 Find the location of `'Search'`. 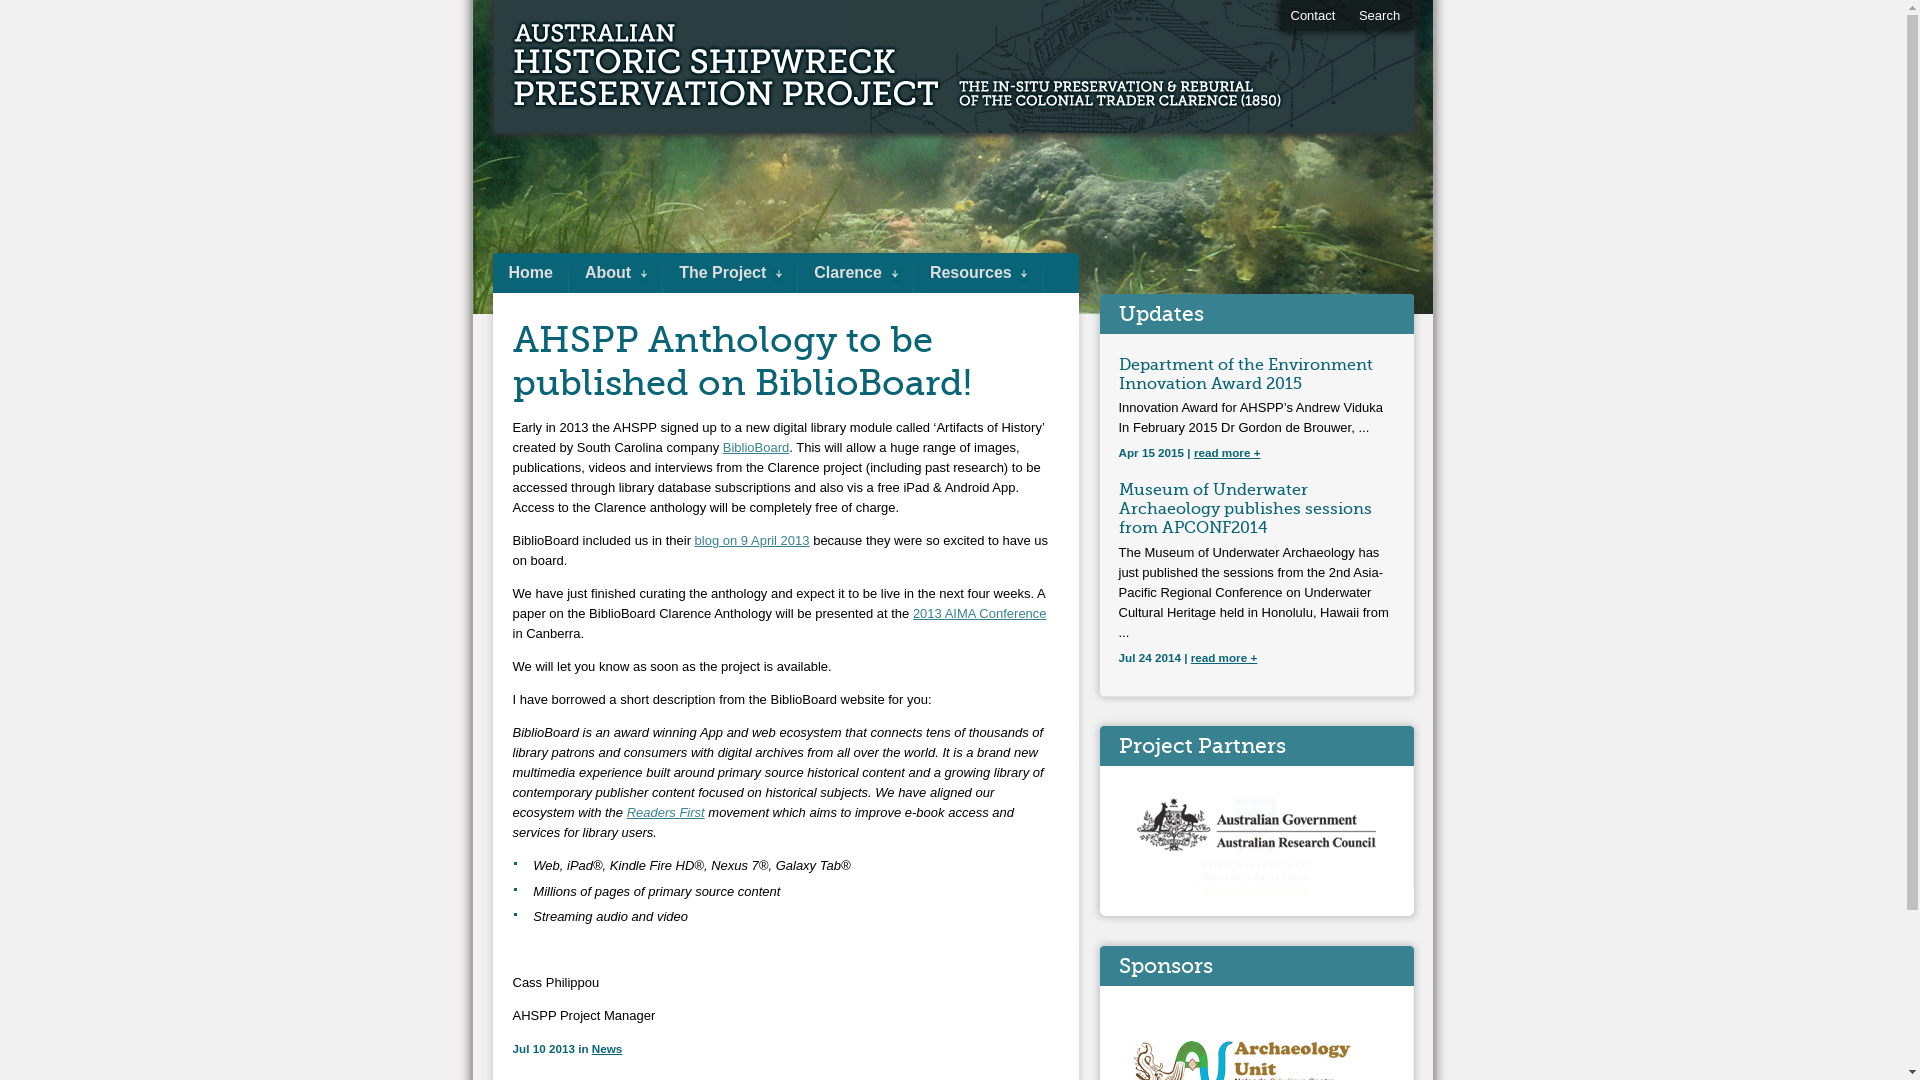

'Search' is located at coordinates (1378, 15).